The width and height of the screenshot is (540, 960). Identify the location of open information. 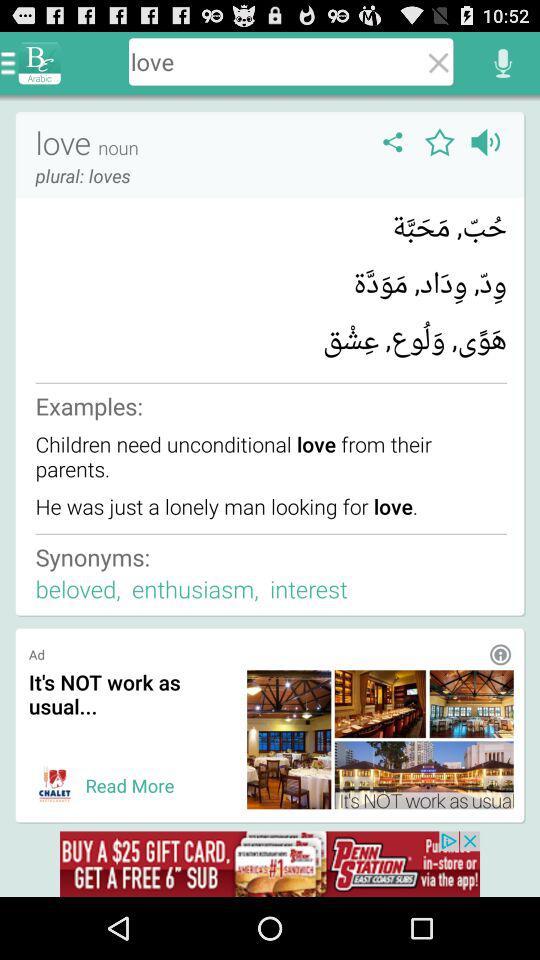
(499, 653).